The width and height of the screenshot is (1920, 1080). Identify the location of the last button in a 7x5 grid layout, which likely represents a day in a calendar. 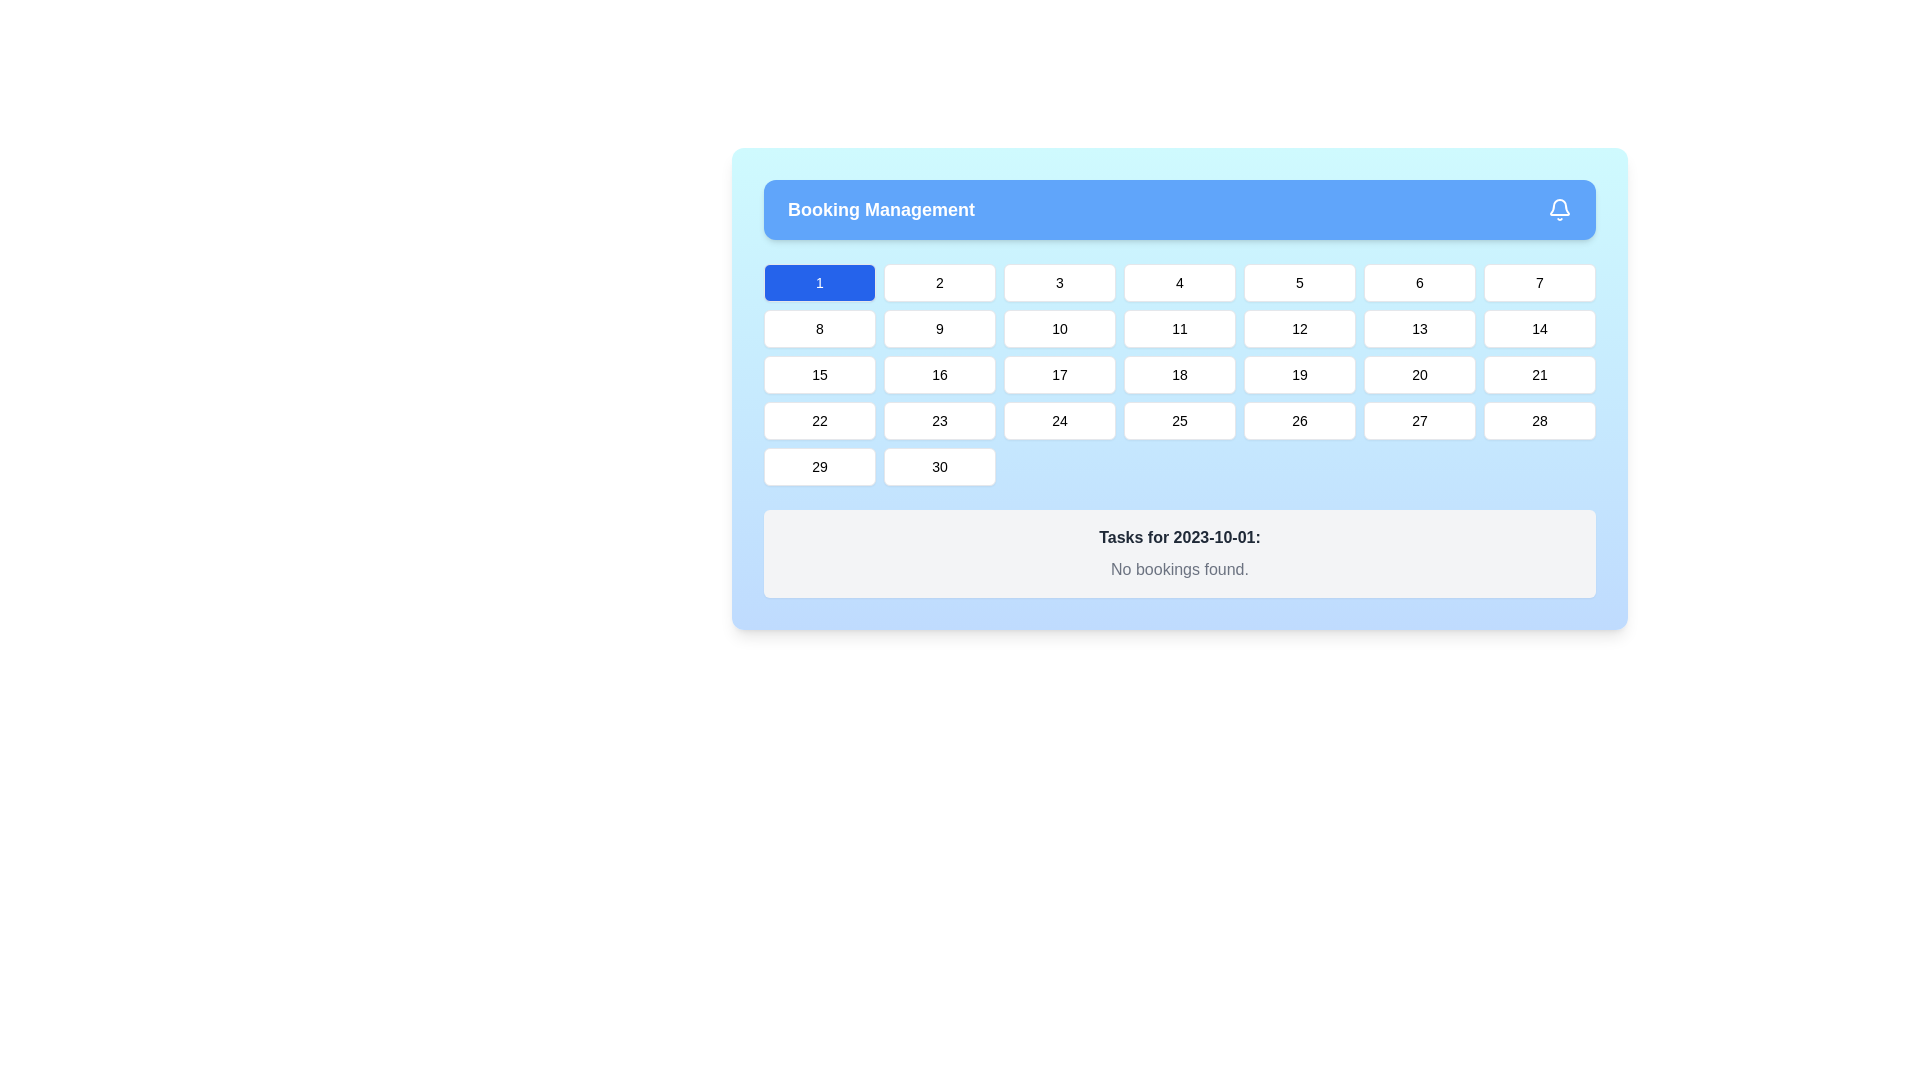
(939, 466).